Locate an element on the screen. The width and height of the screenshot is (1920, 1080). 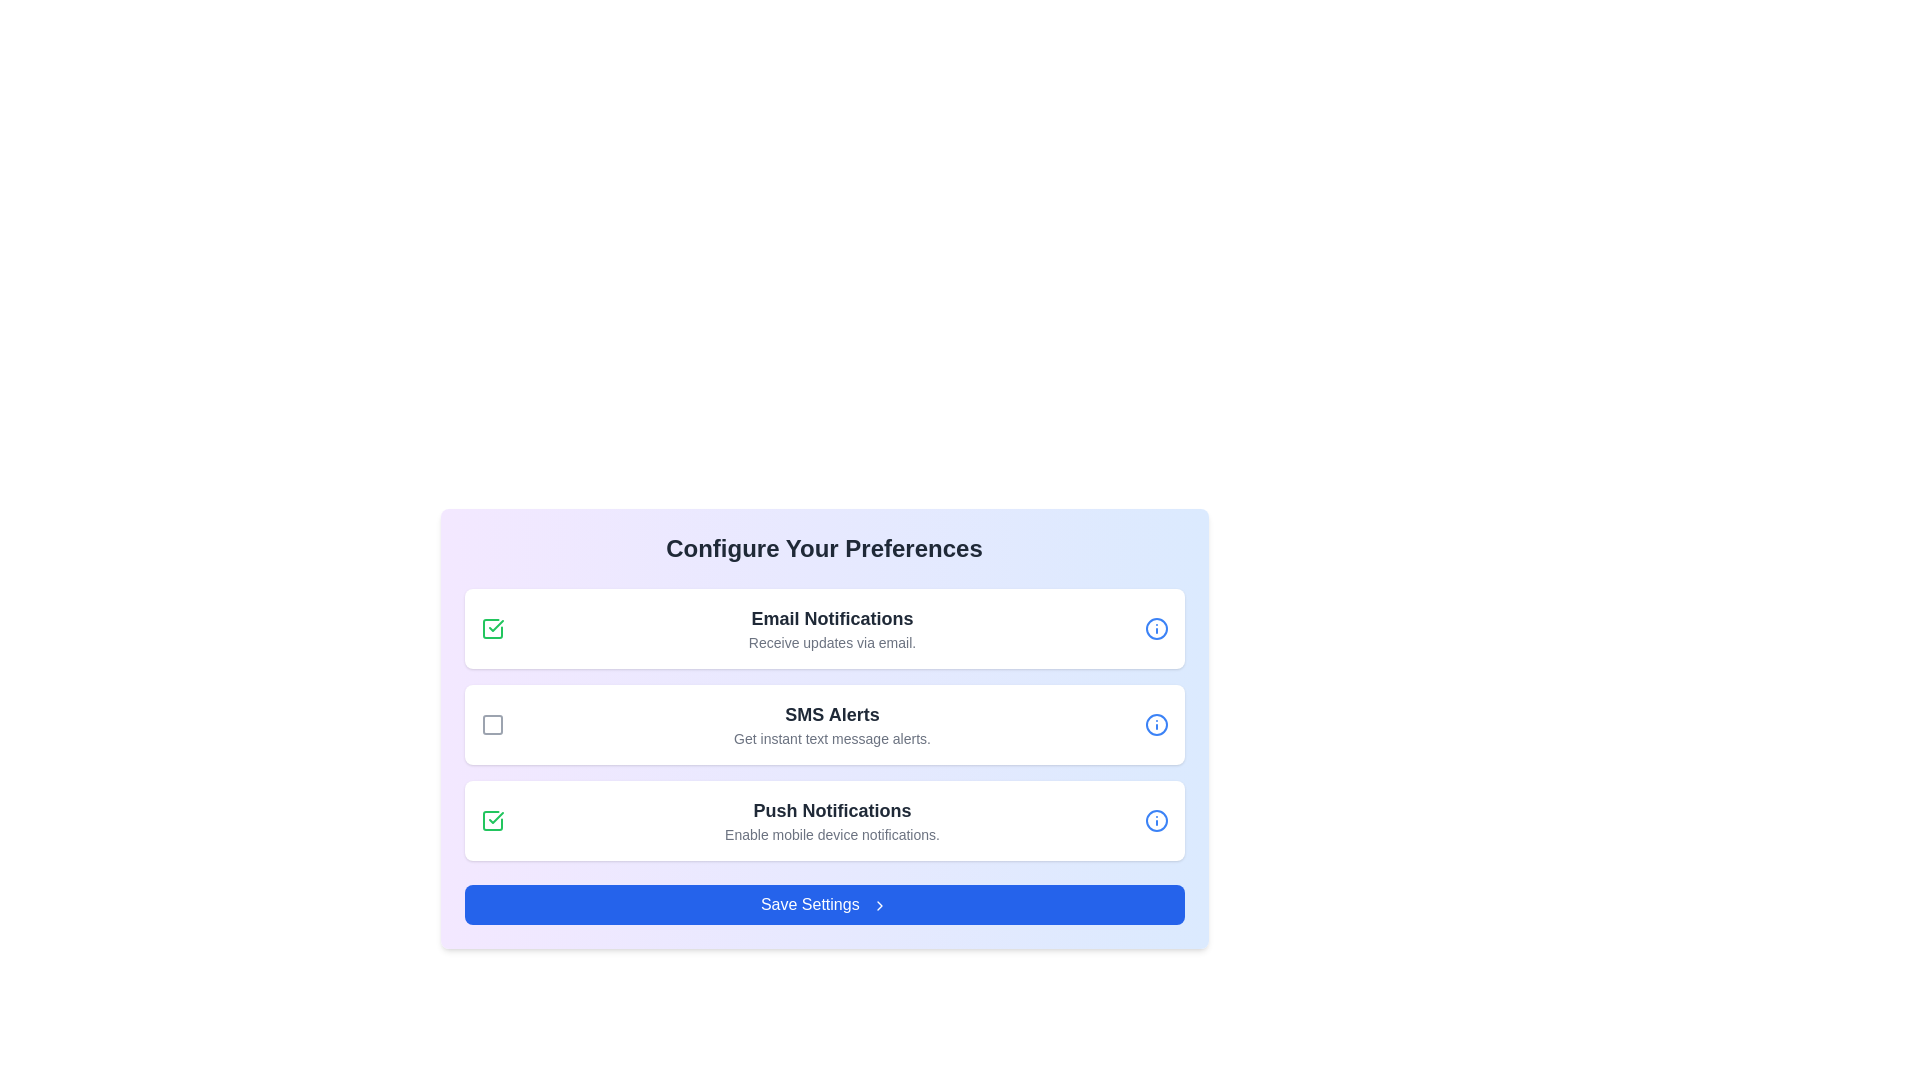
the 'Email Notifications' text label which serves as the title for the section that provides information about email updates is located at coordinates (832, 617).